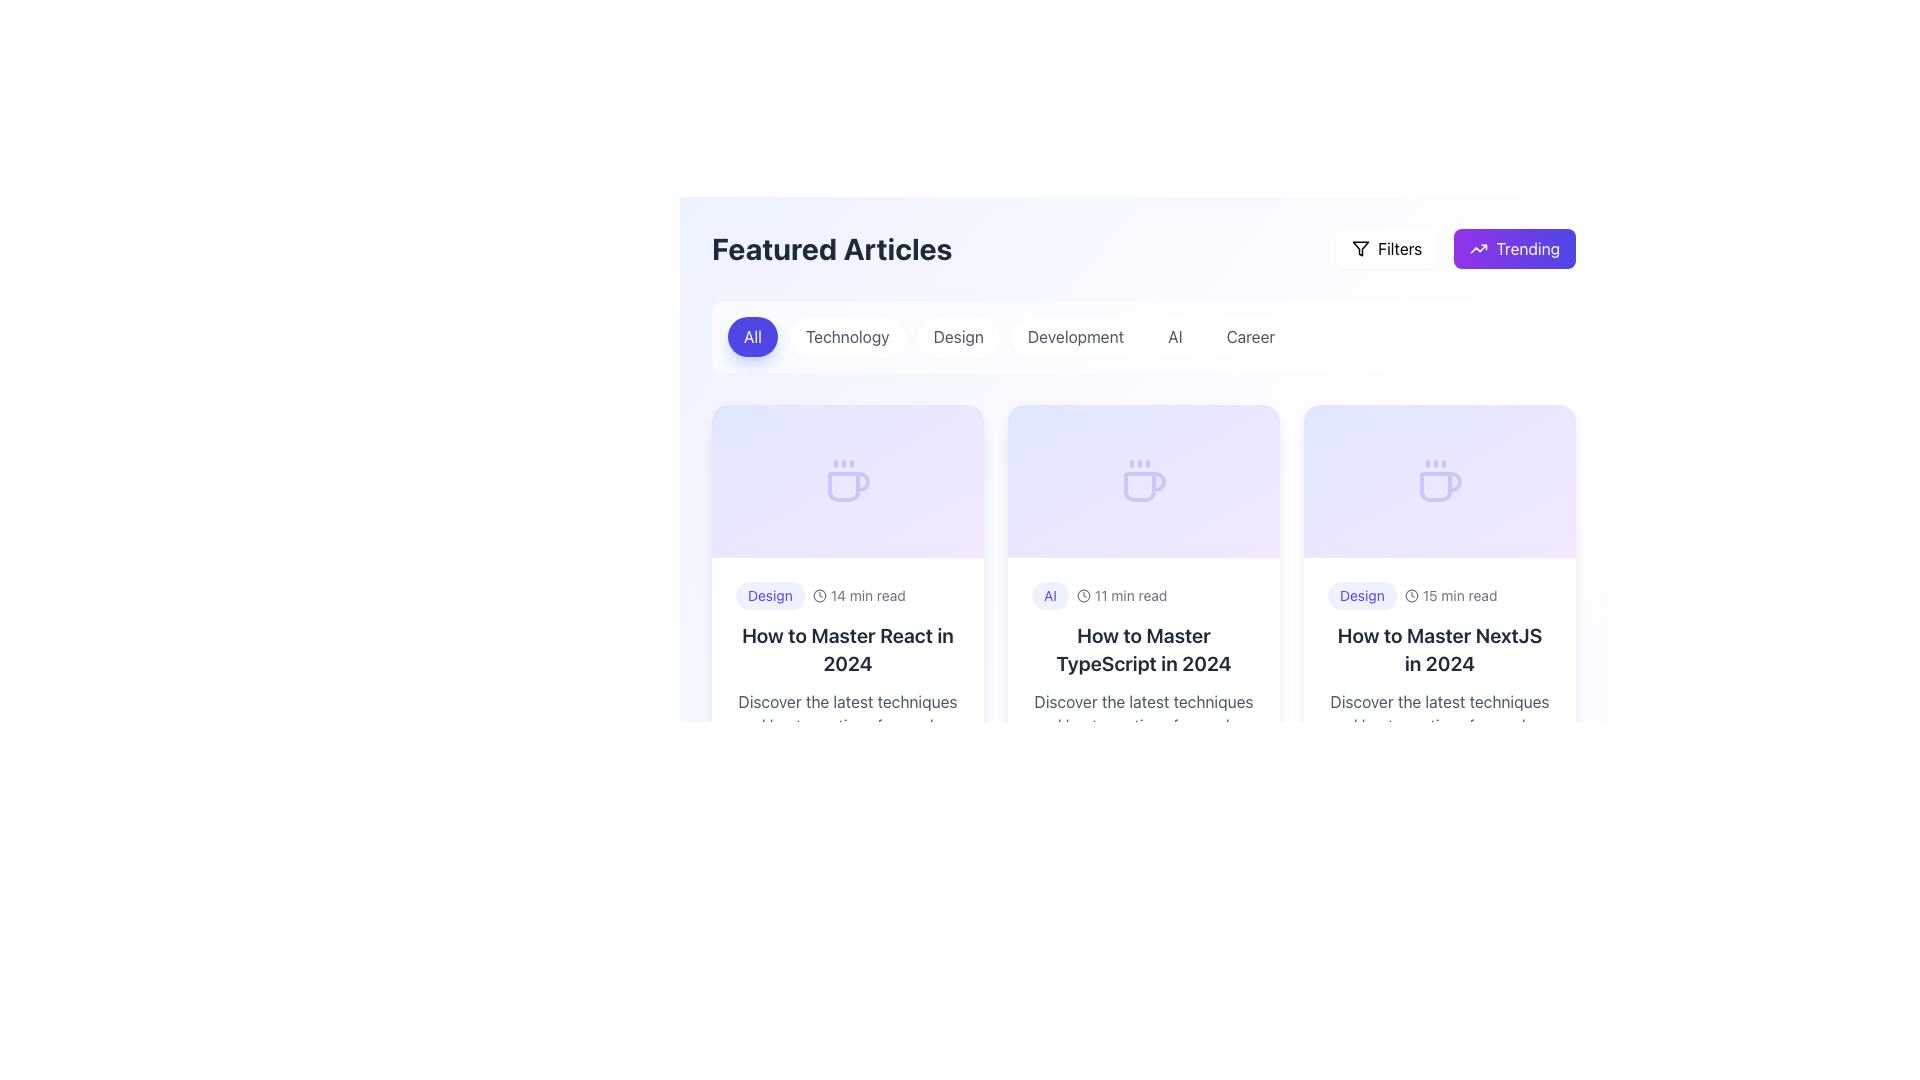  What do you see at coordinates (1143, 481) in the screenshot?
I see `the decorative icon located at the center of the second card in a horizontal list of cards displayed on the page` at bounding box center [1143, 481].